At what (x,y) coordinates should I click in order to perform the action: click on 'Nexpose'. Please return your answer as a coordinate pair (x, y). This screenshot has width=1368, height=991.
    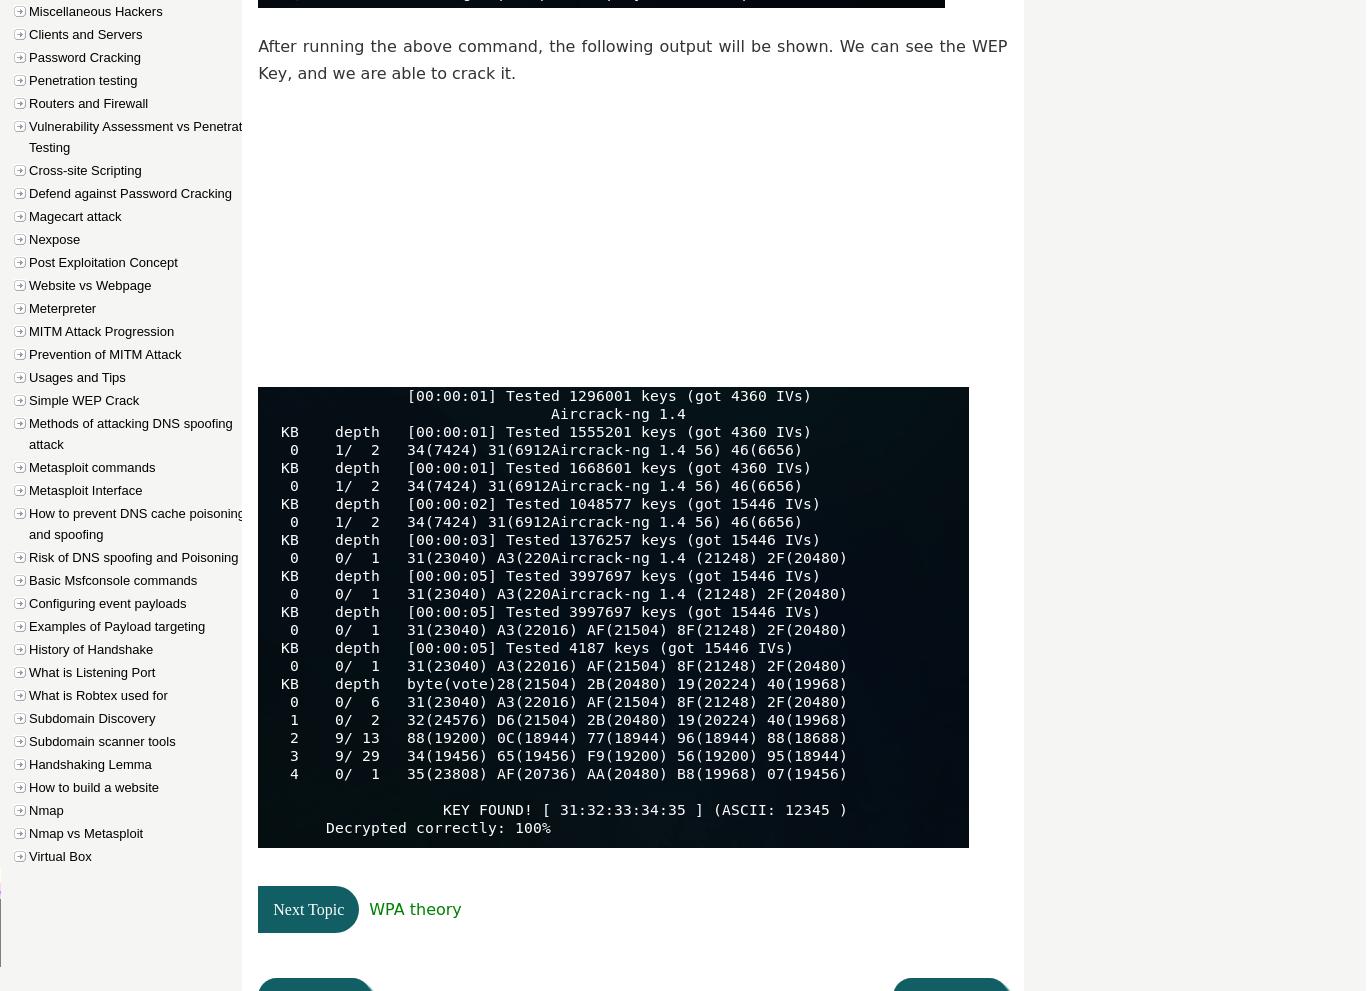
    Looking at the image, I should click on (54, 239).